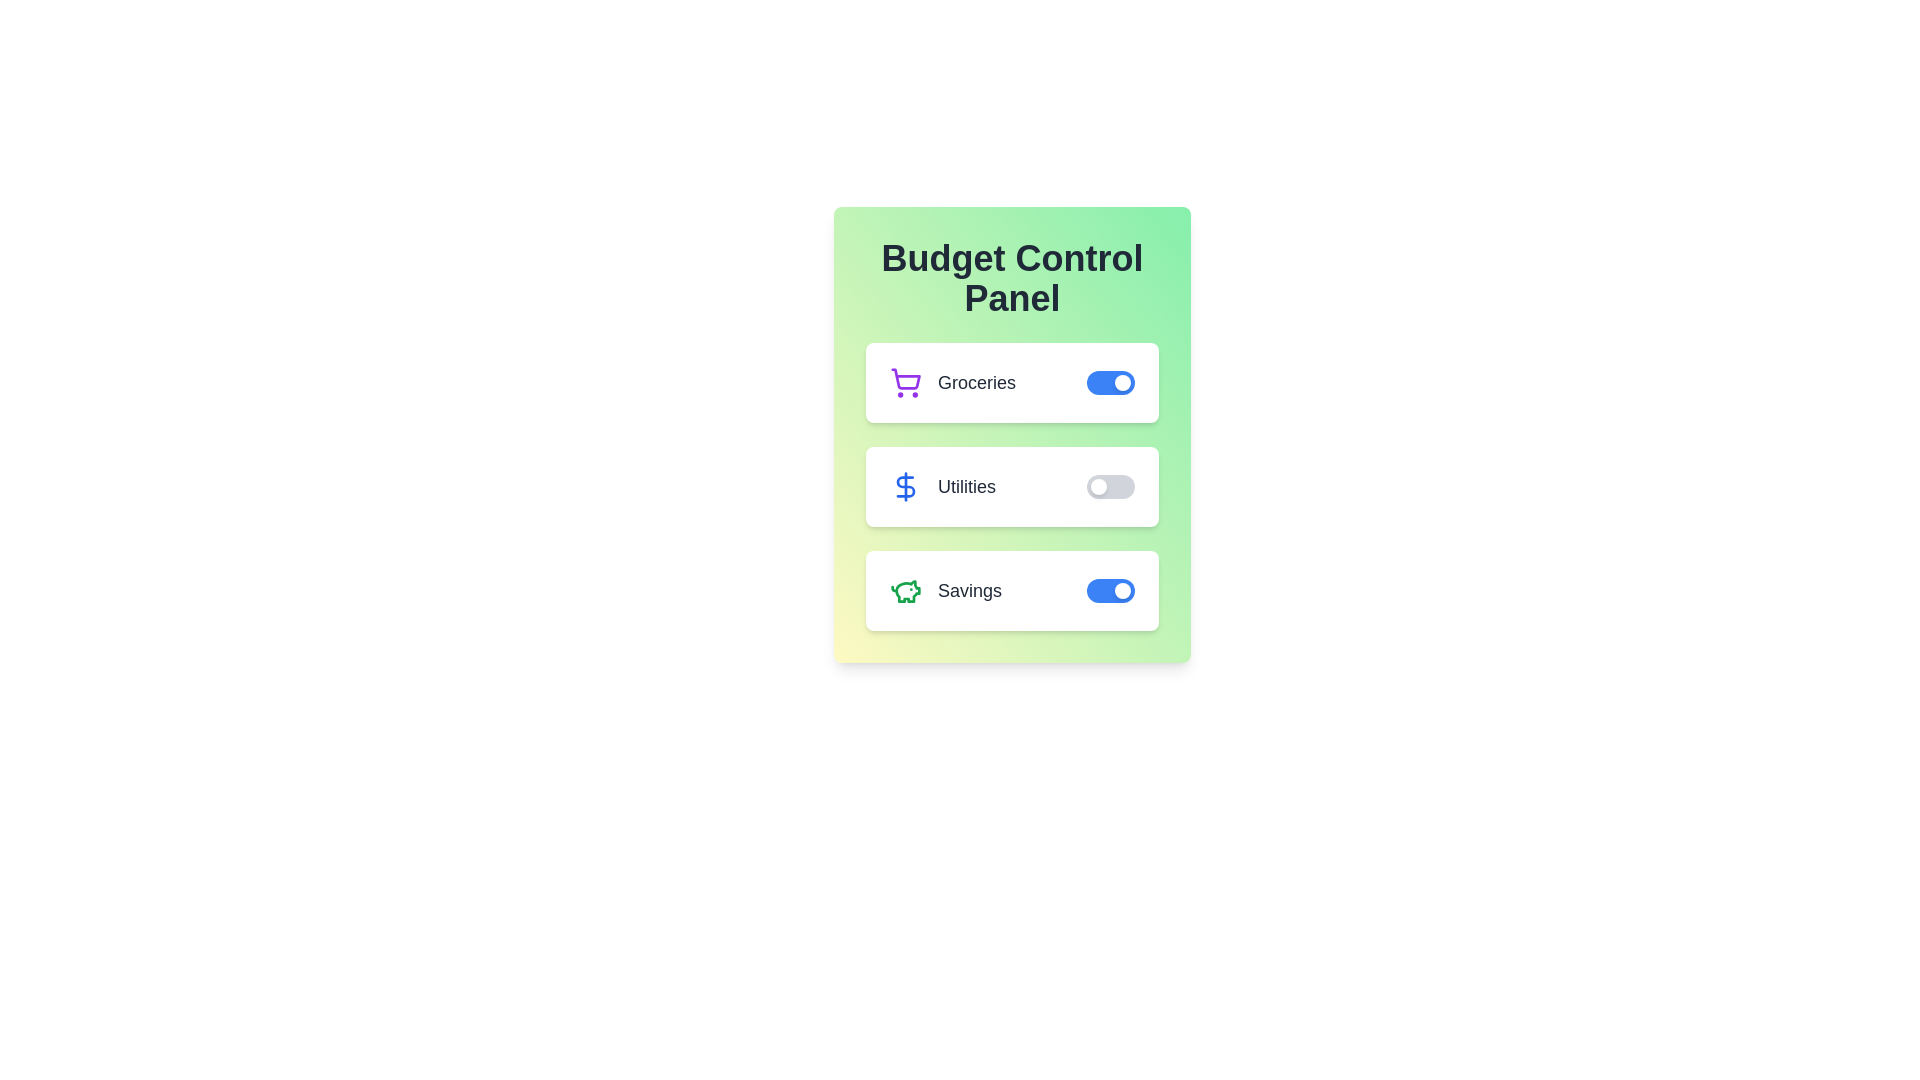 Image resolution: width=1920 pixels, height=1080 pixels. What do you see at coordinates (905, 382) in the screenshot?
I see `the 'Groceries' icon` at bounding box center [905, 382].